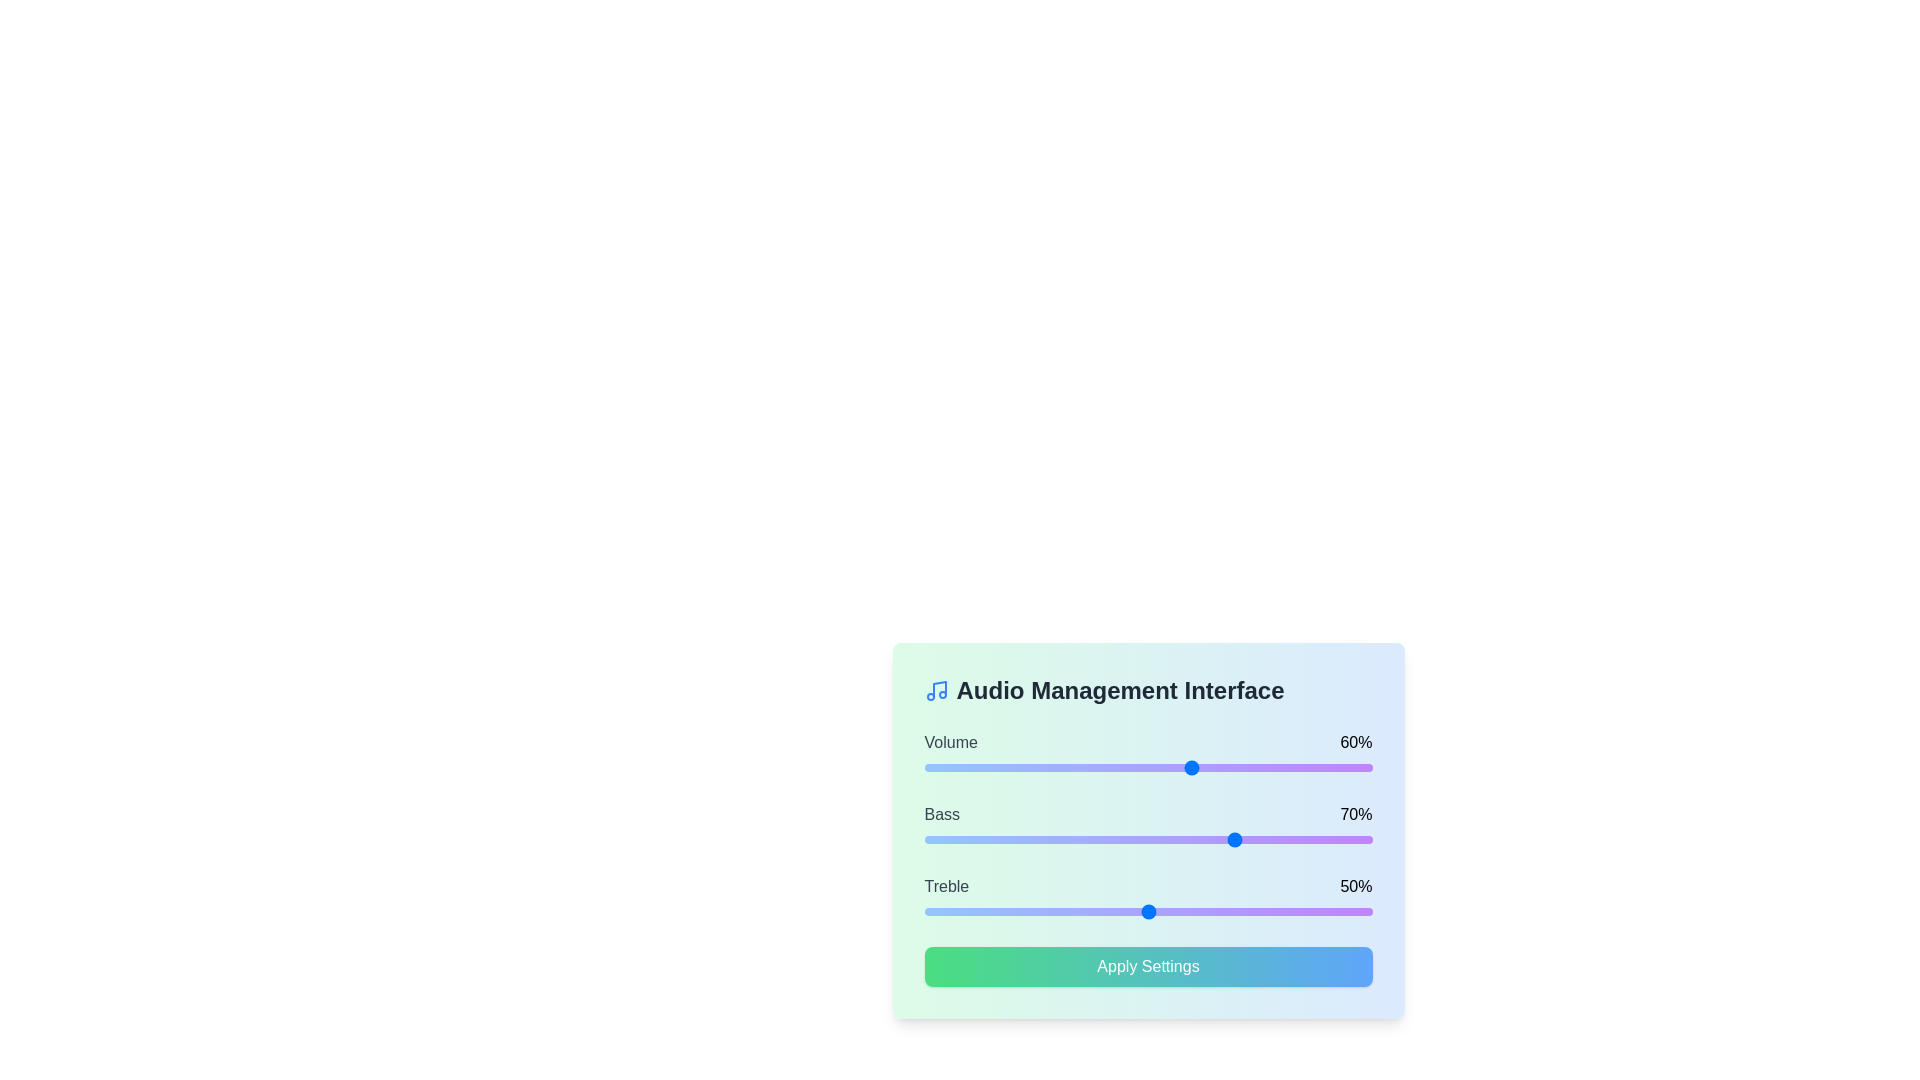  I want to click on the treble level, so click(991, 911).